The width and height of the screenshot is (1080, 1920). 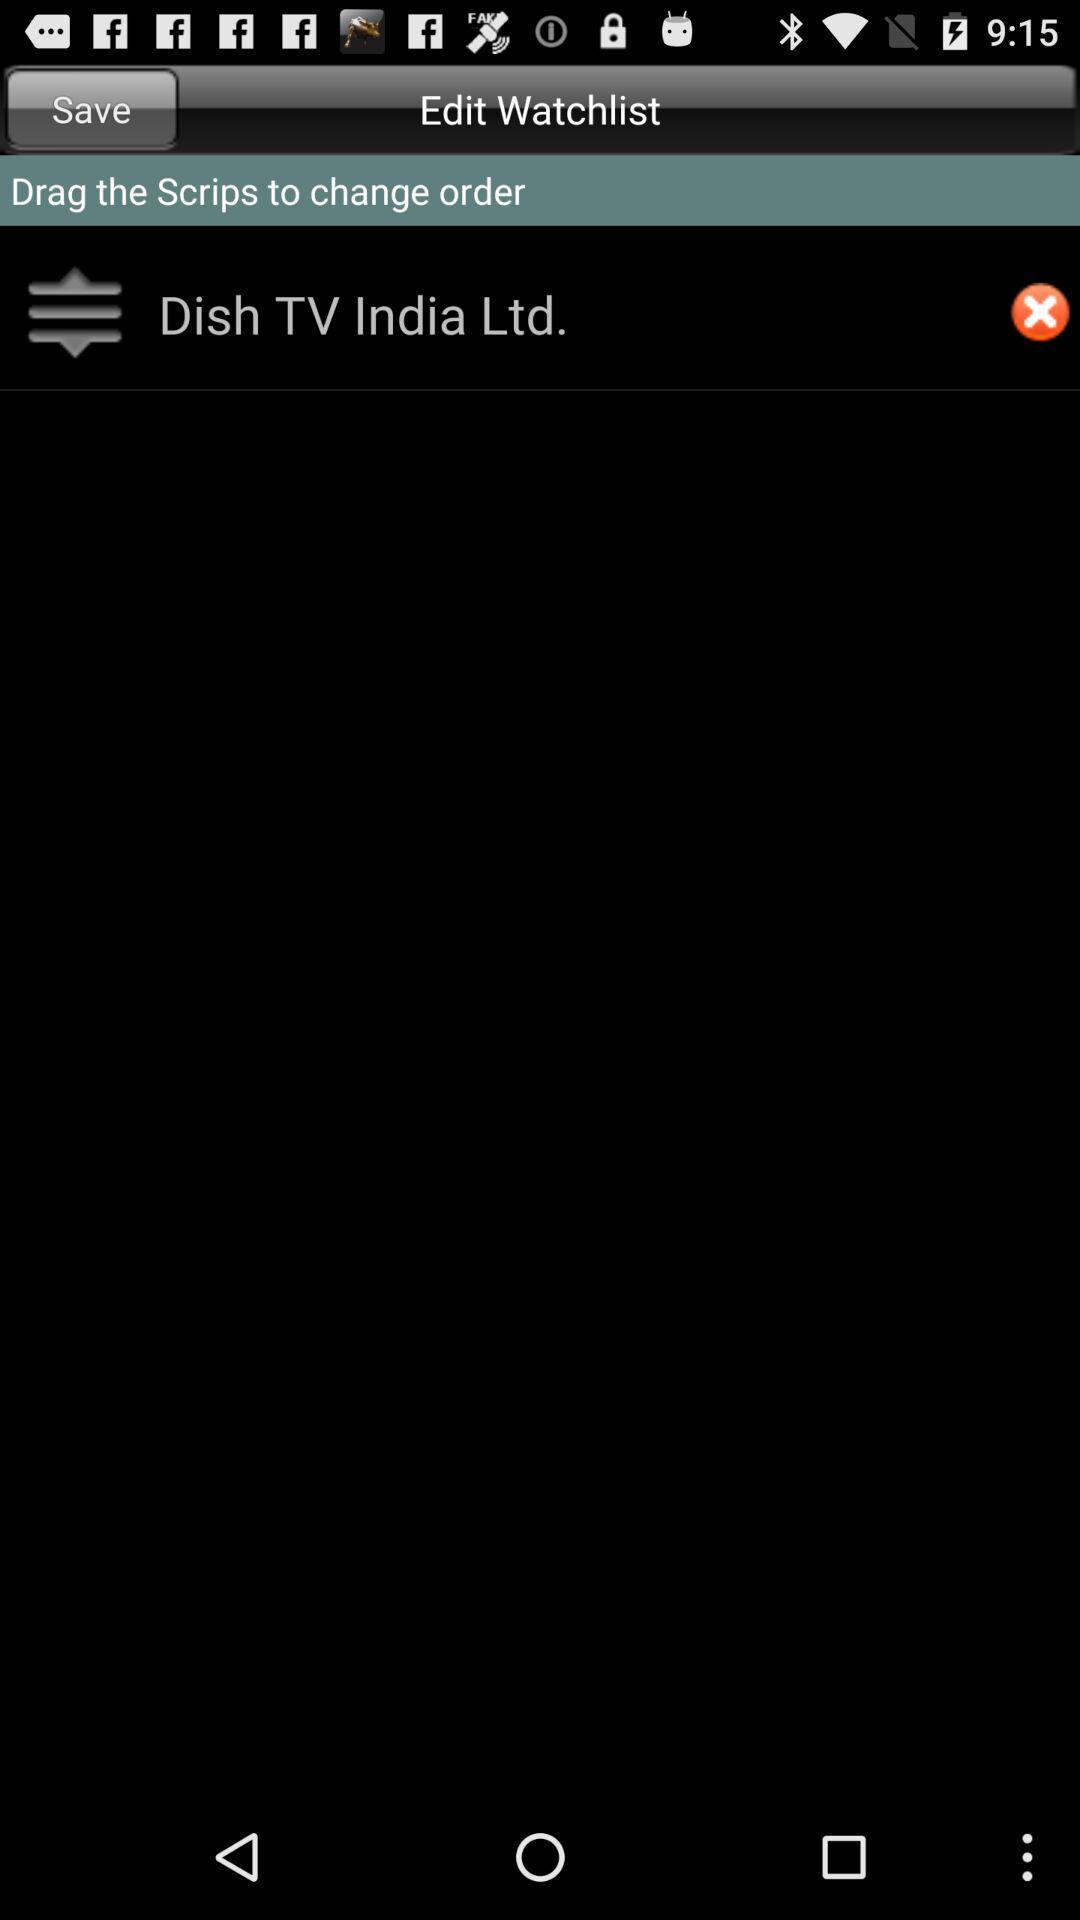 What do you see at coordinates (91, 108) in the screenshot?
I see `item to the left of edit watchlist` at bounding box center [91, 108].